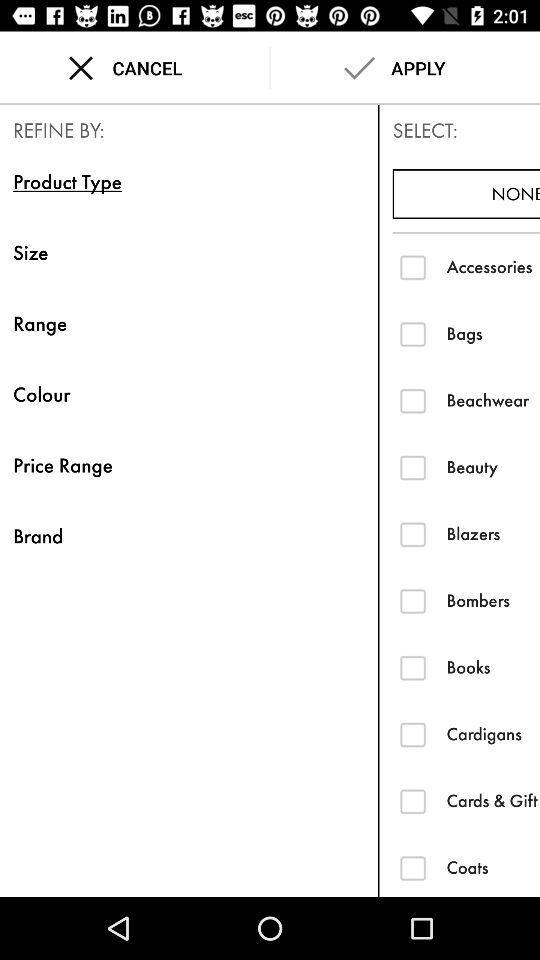 This screenshot has width=540, height=960. What do you see at coordinates (492, 265) in the screenshot?
I see `the icon above the bags item` at bounding box center [492, 265].